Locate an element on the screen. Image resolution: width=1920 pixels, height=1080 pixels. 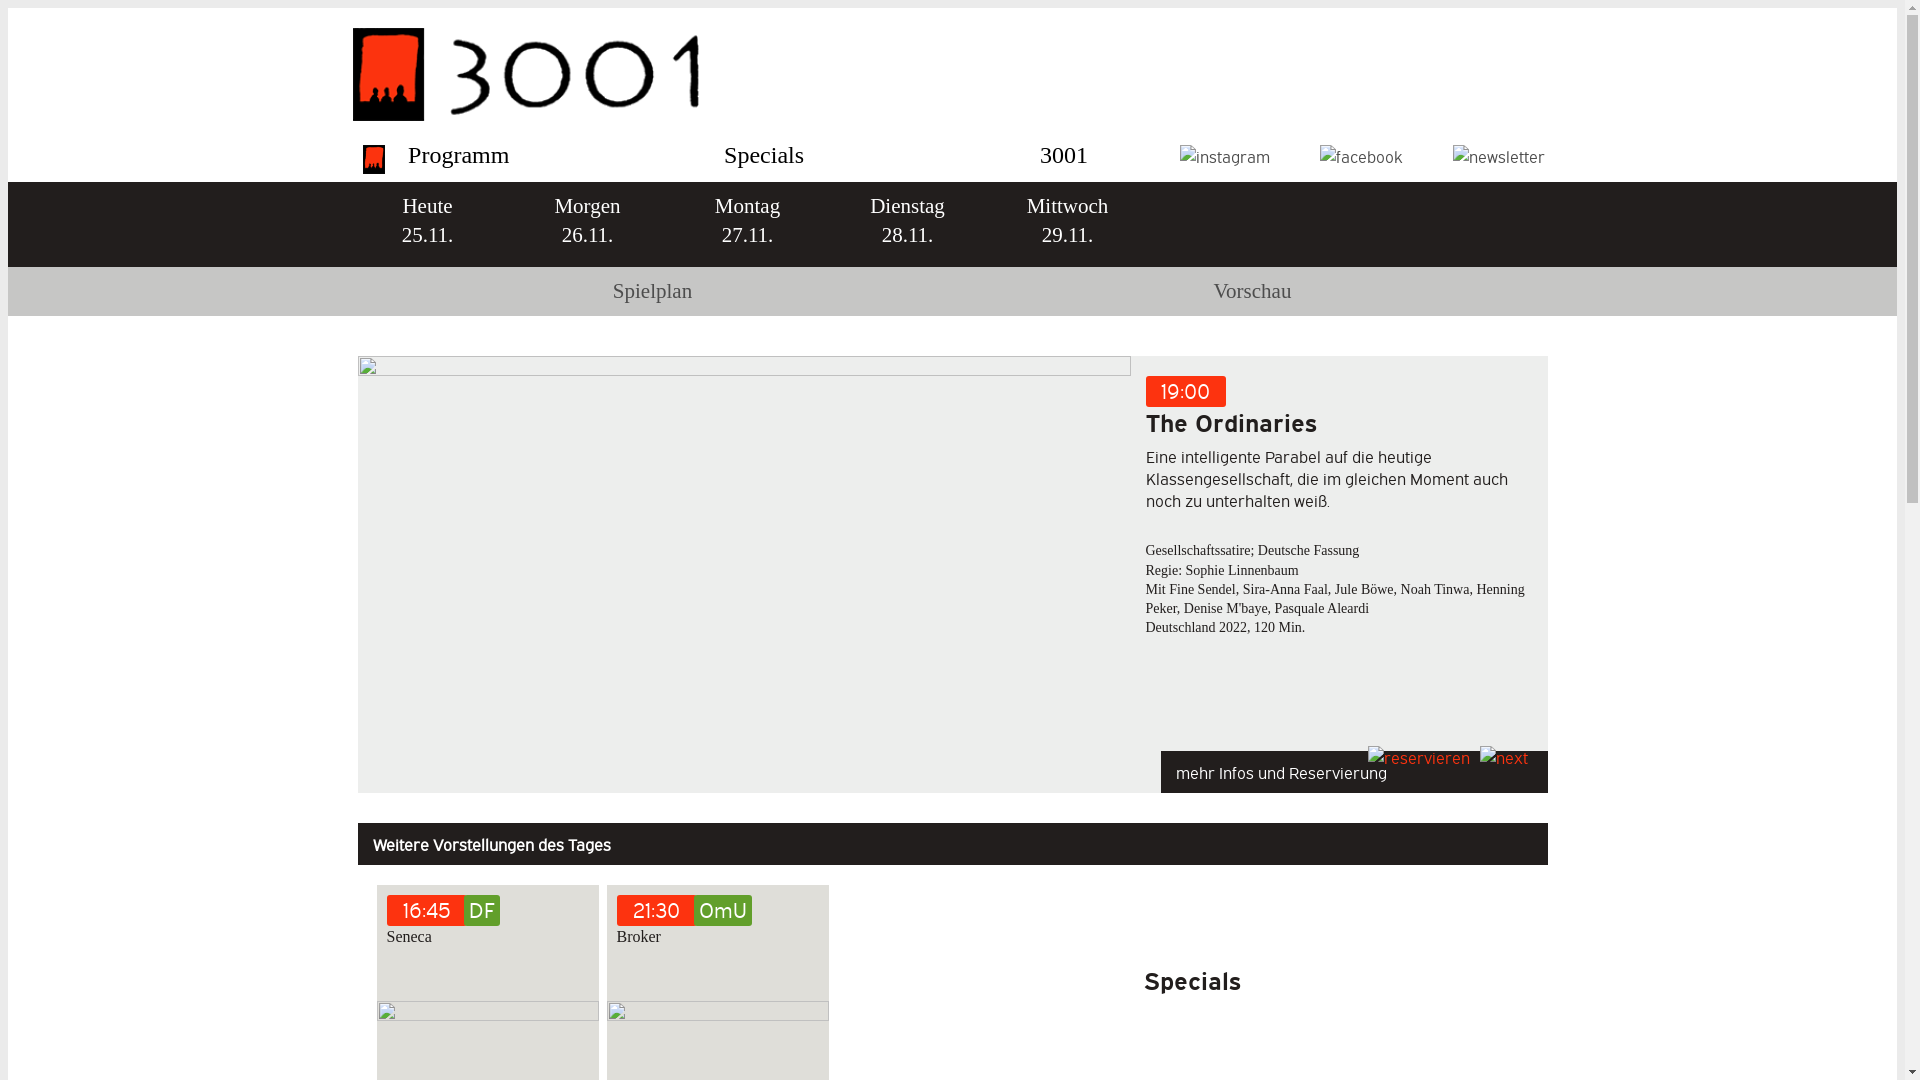
'das 3001 Kino bei instagram' is located at coordinates (1223, 154).